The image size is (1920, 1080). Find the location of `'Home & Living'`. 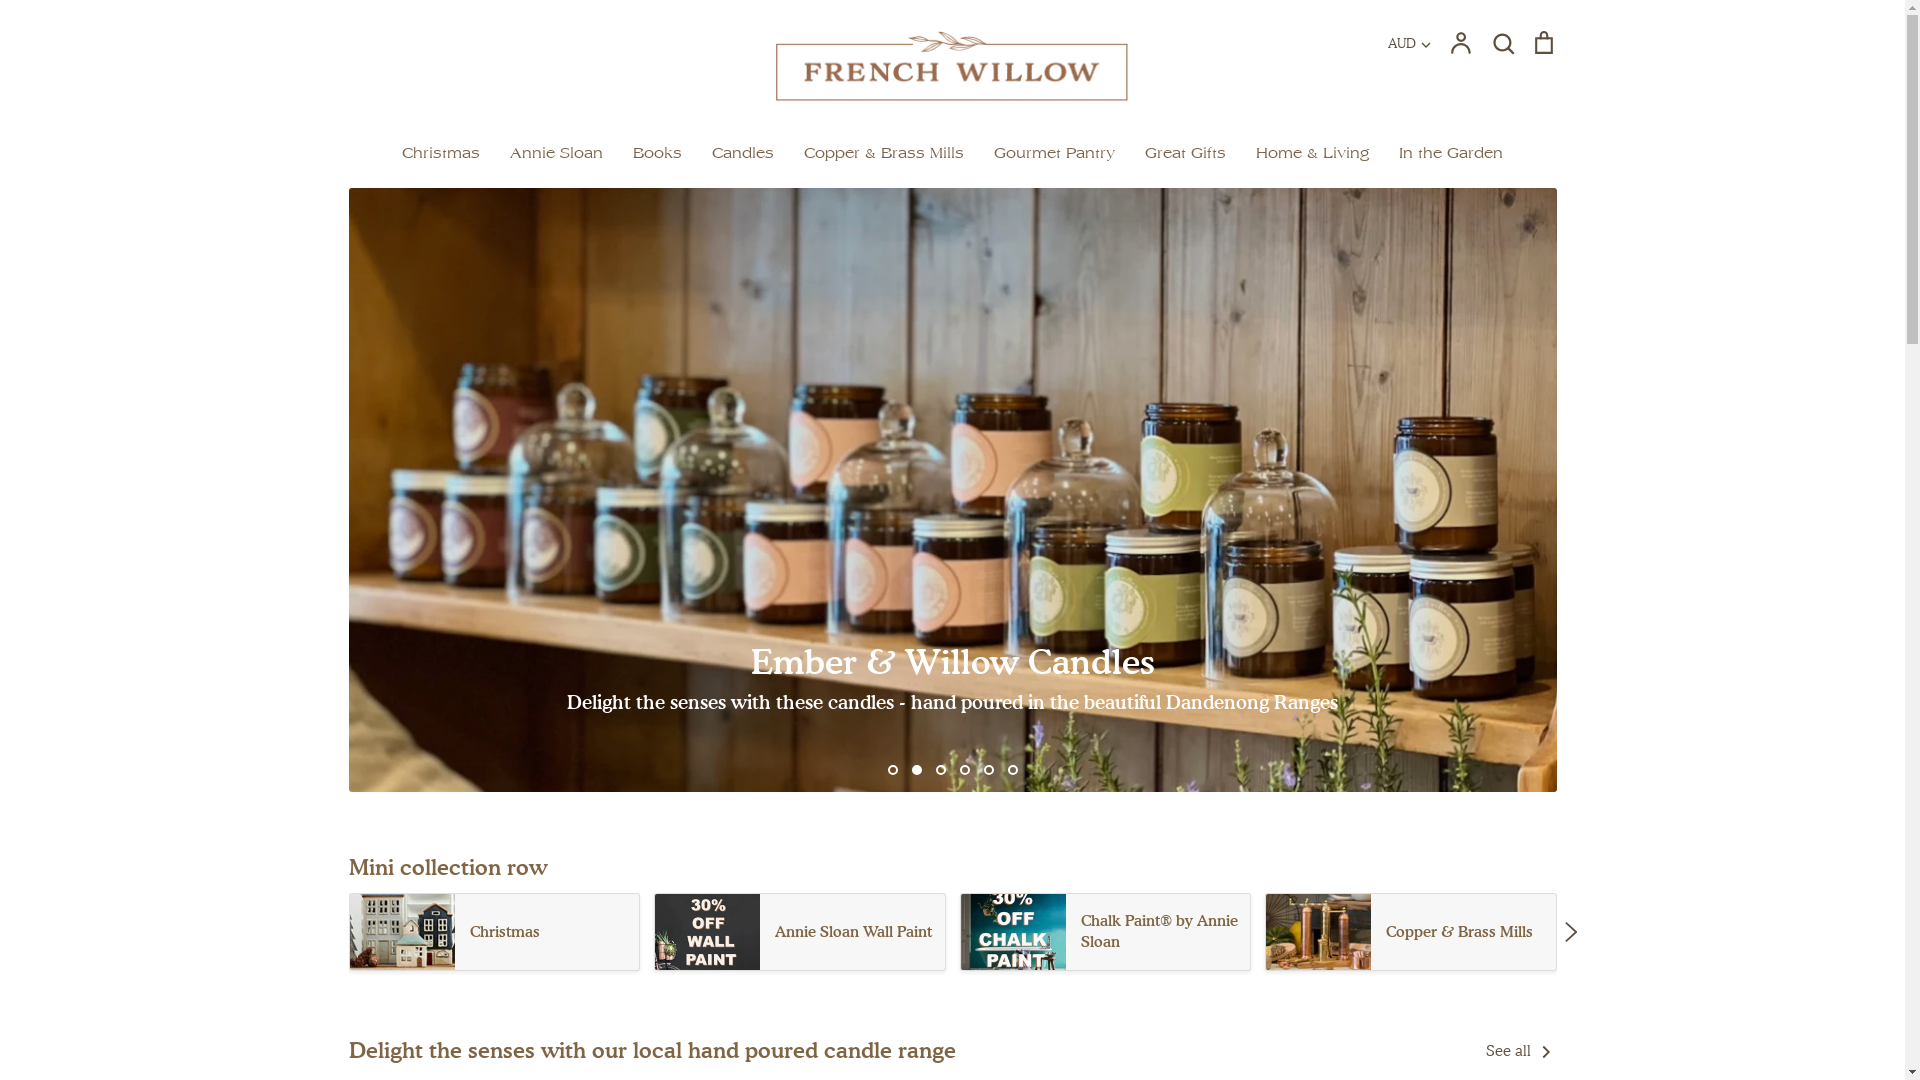

'Home & Living' is located at coordinates (1312, 152).